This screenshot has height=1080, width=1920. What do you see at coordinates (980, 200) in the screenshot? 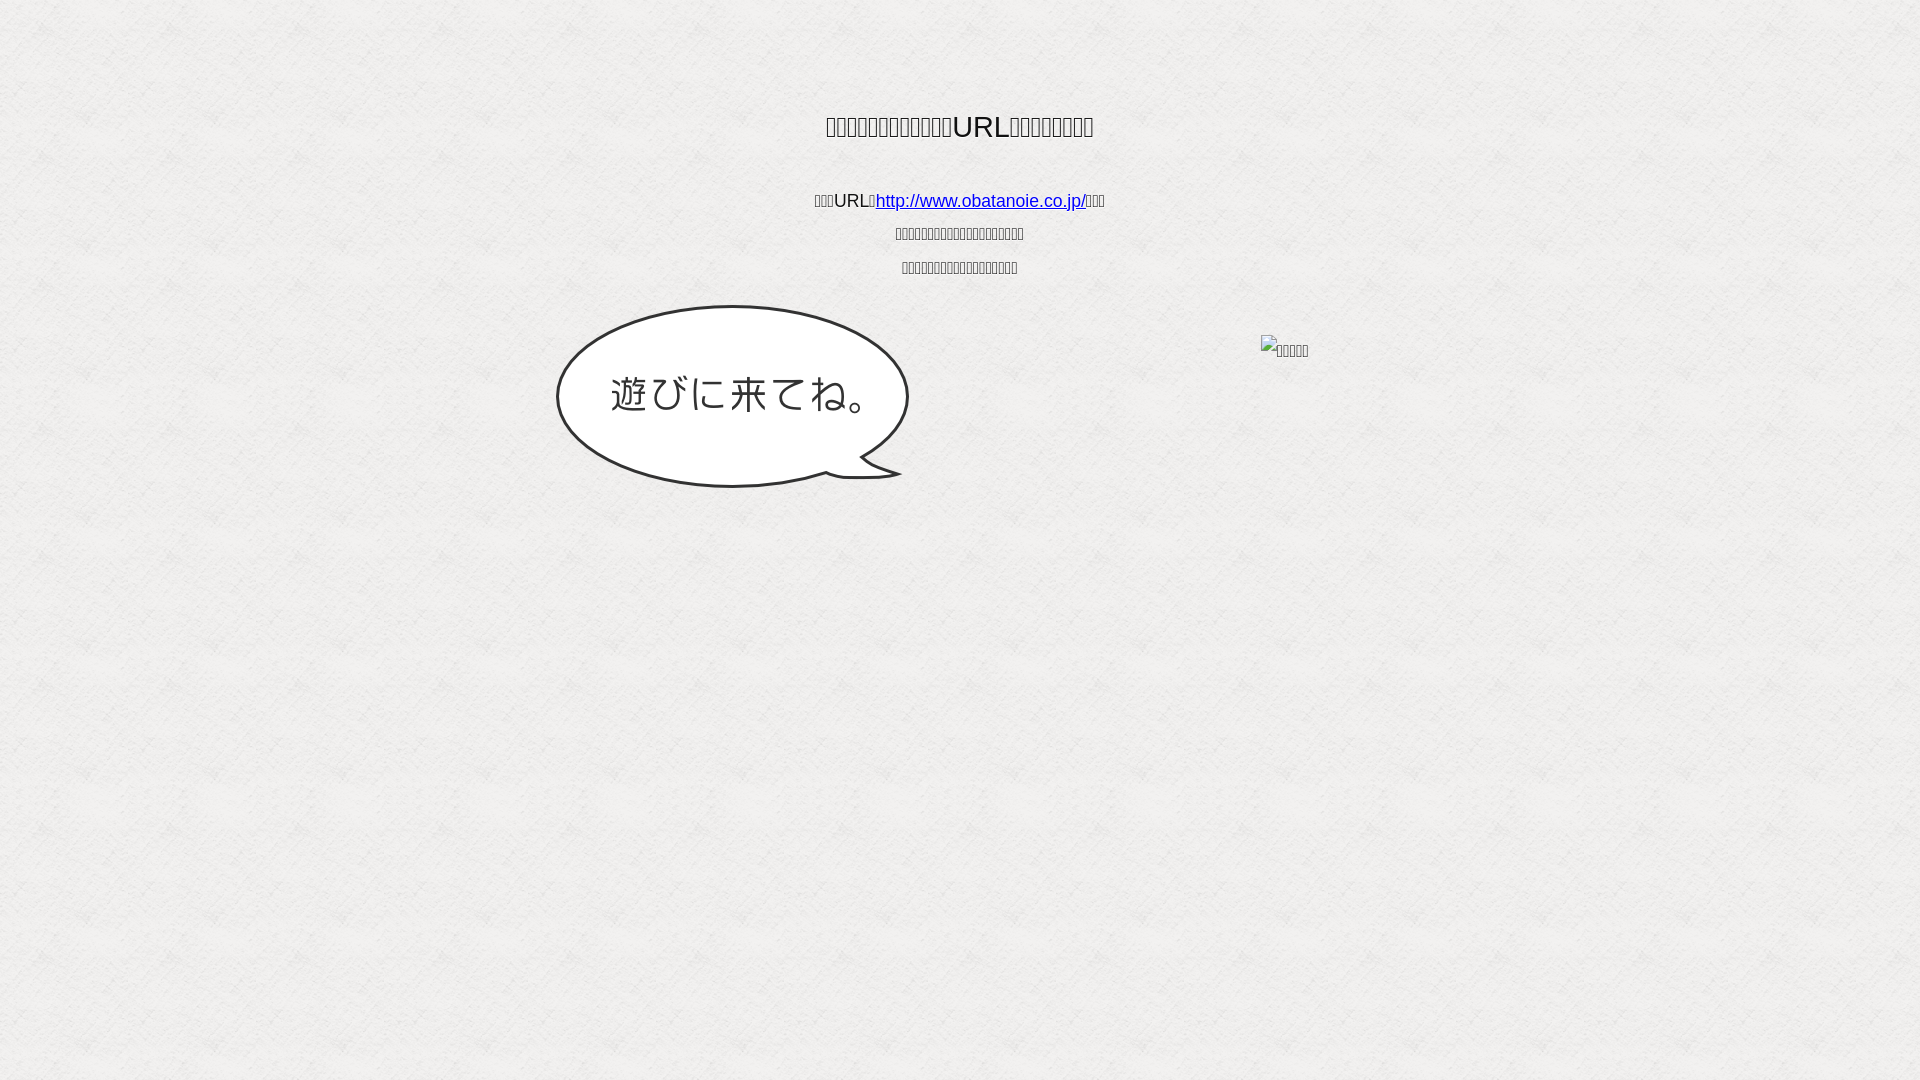
I see `'http://www.obatanoie.co.jp/'` at bounding box center [980, 200].